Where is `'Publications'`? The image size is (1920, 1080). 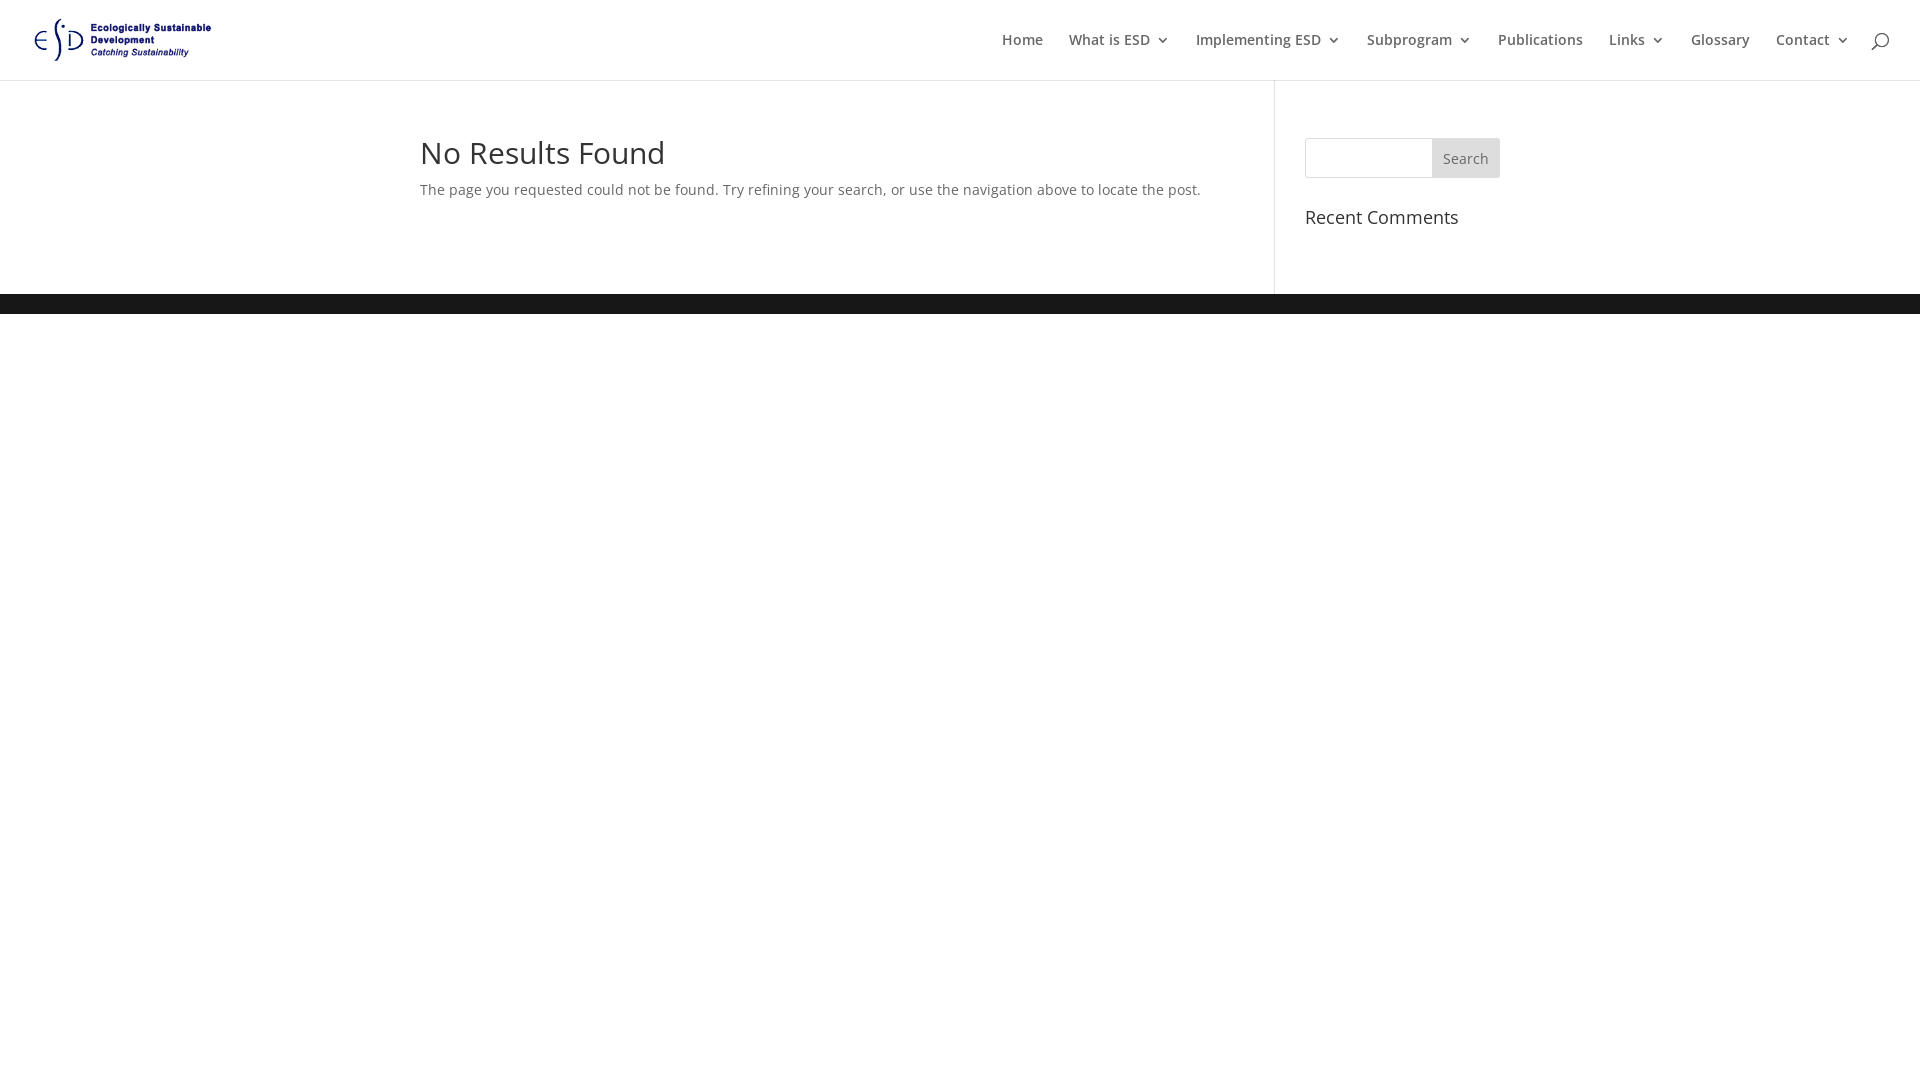
'Publications' is located at coordinates (1497, 55).